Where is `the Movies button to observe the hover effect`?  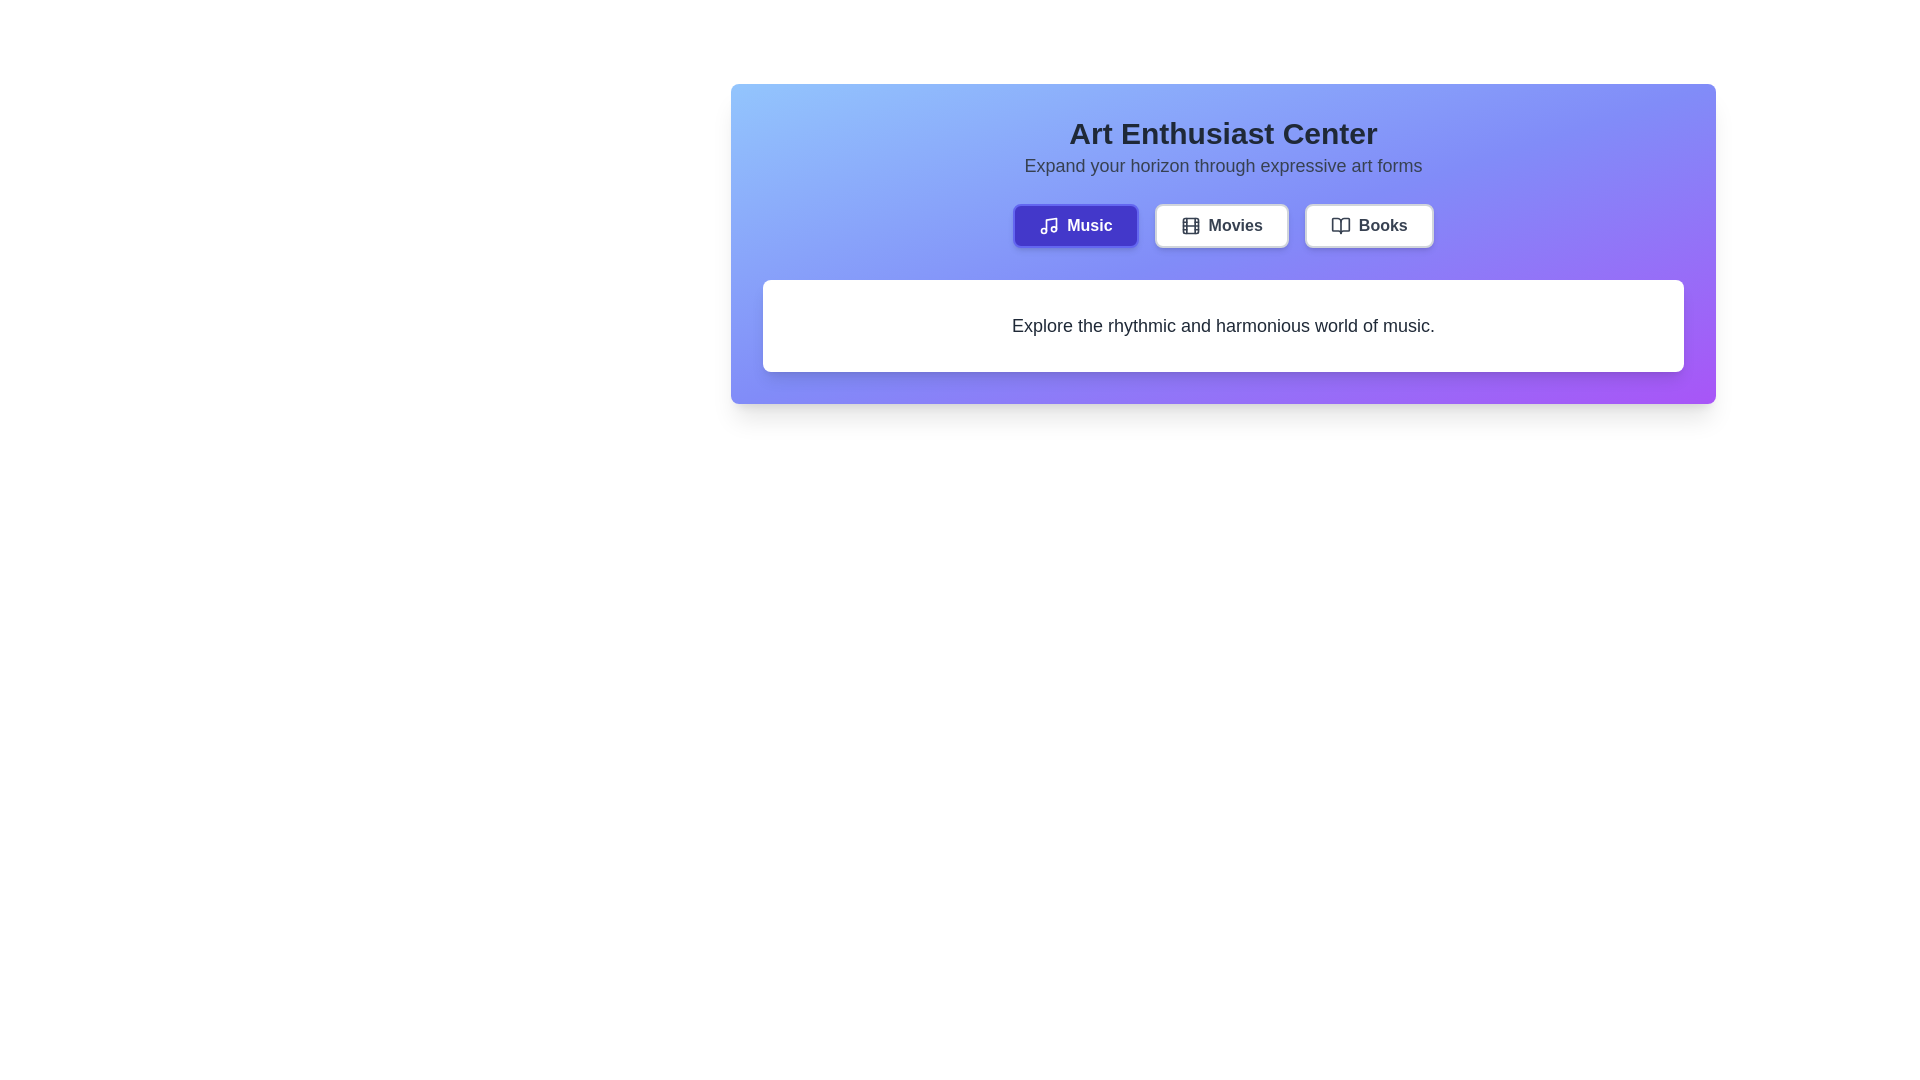 the Movies button to observe the hover effect is located at coordinates (1220, 225).